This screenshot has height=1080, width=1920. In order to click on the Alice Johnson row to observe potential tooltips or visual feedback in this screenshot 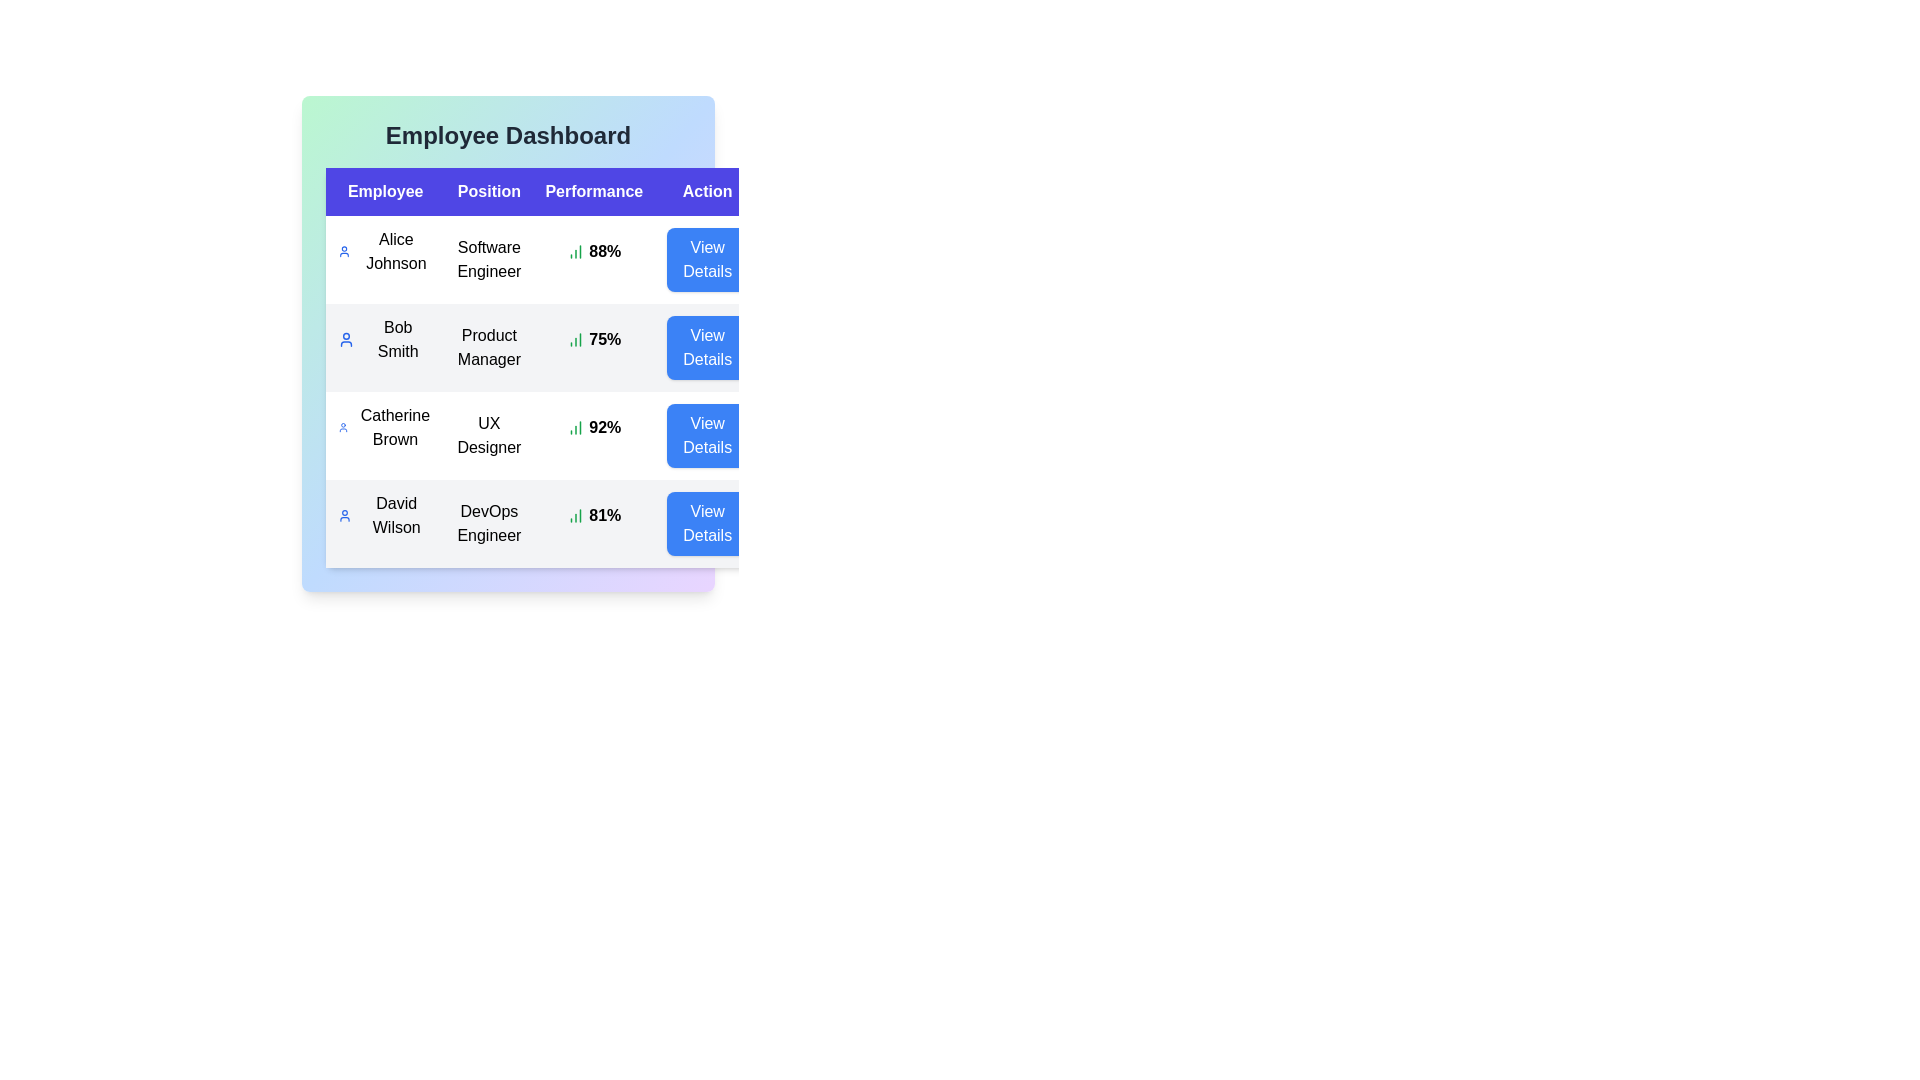, I will do `click(385, 250)`.